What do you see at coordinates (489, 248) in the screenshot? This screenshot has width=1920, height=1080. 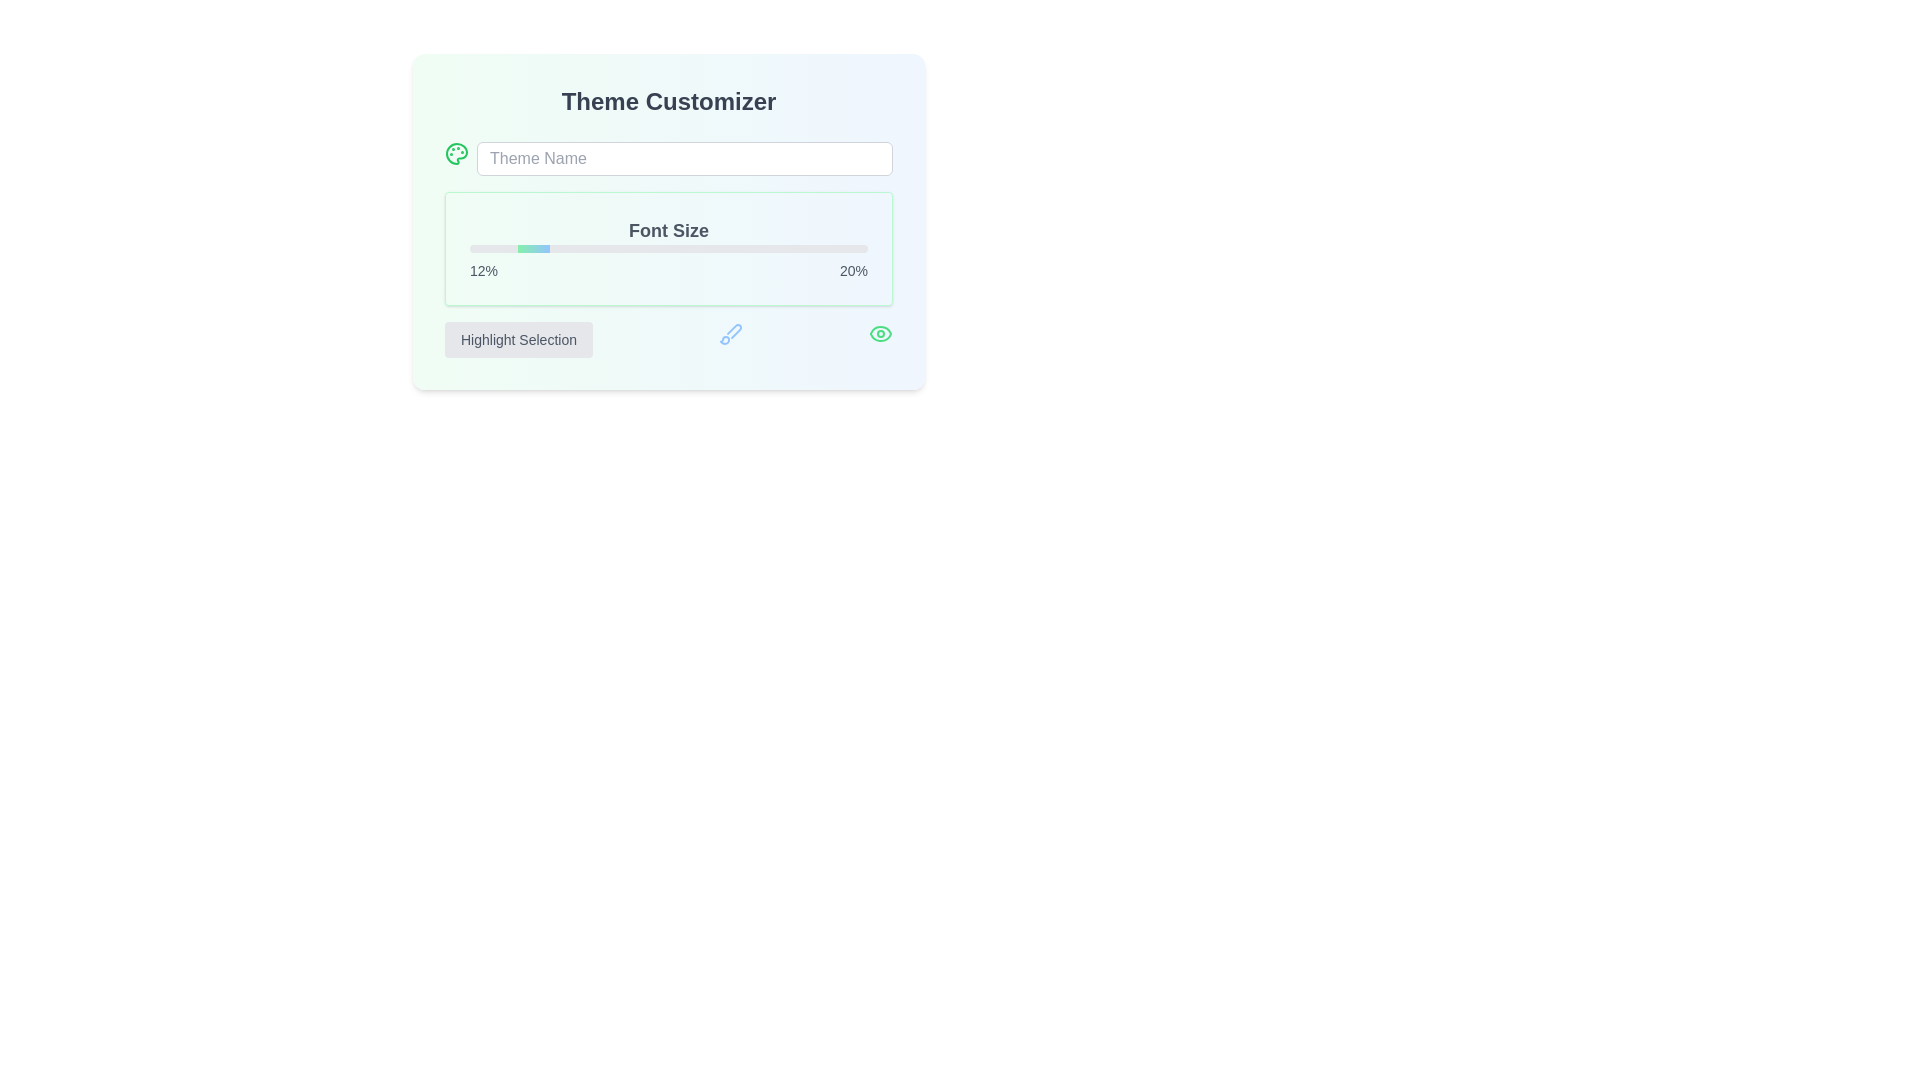 I see `the font size` at bounding box center [489, 248].